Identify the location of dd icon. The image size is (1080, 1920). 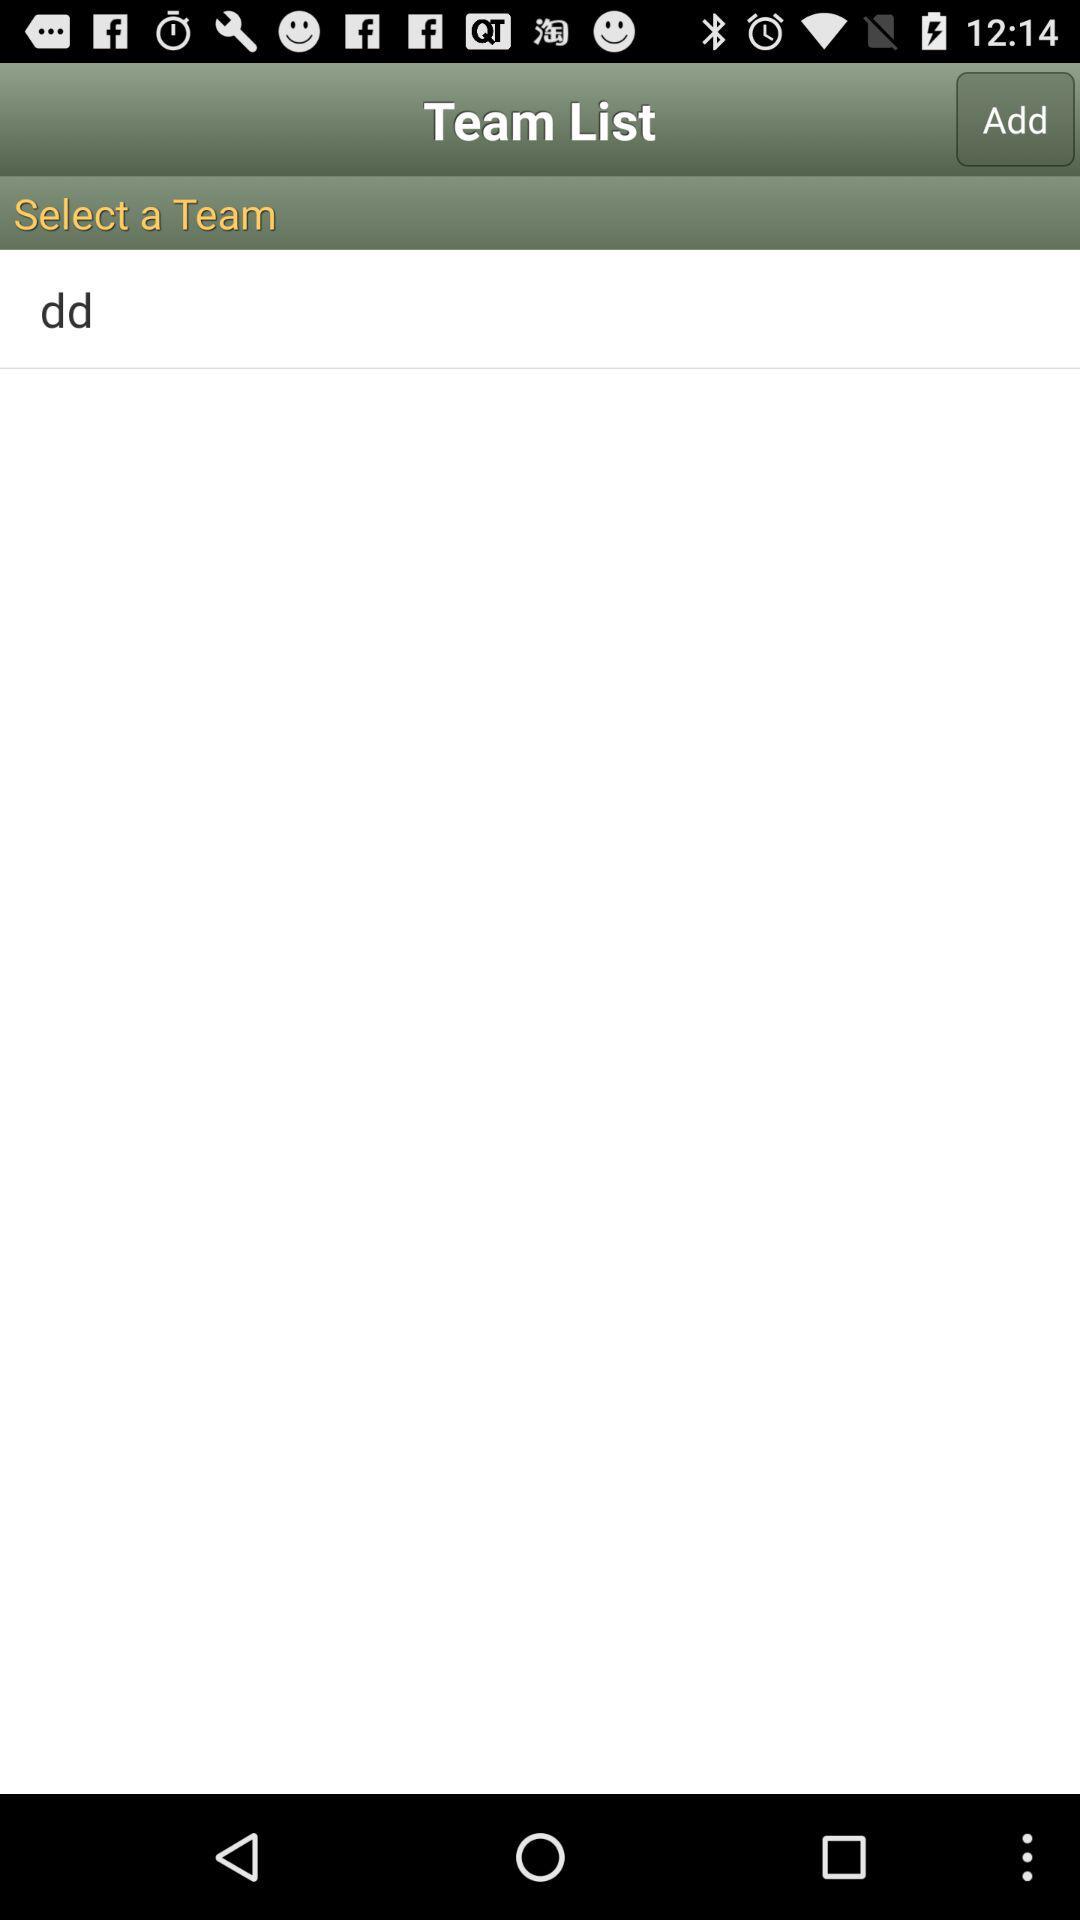
(540, 308).